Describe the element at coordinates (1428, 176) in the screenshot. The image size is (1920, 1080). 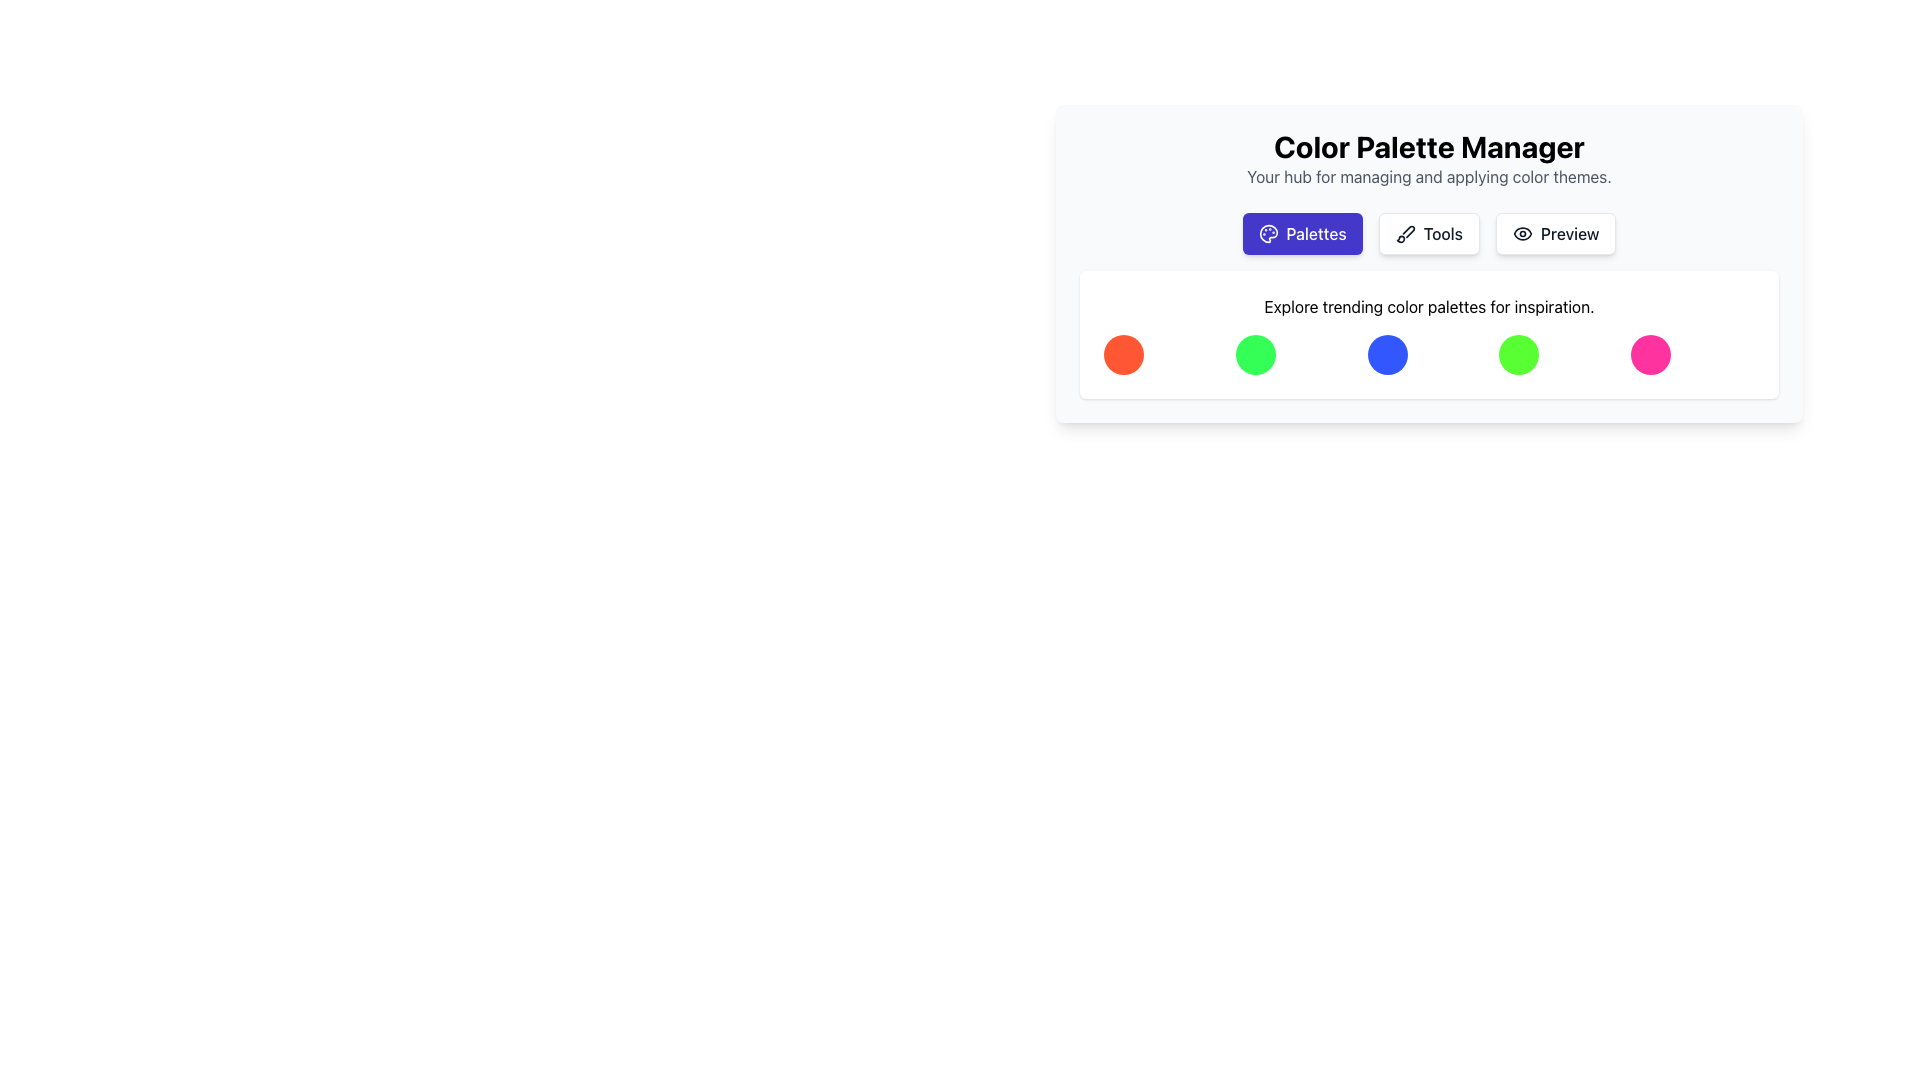
I see `the static text displaying 'Your hub for managing and applying color themes.' which is located directly below the headline 'Color Palette Manager'` at that location.